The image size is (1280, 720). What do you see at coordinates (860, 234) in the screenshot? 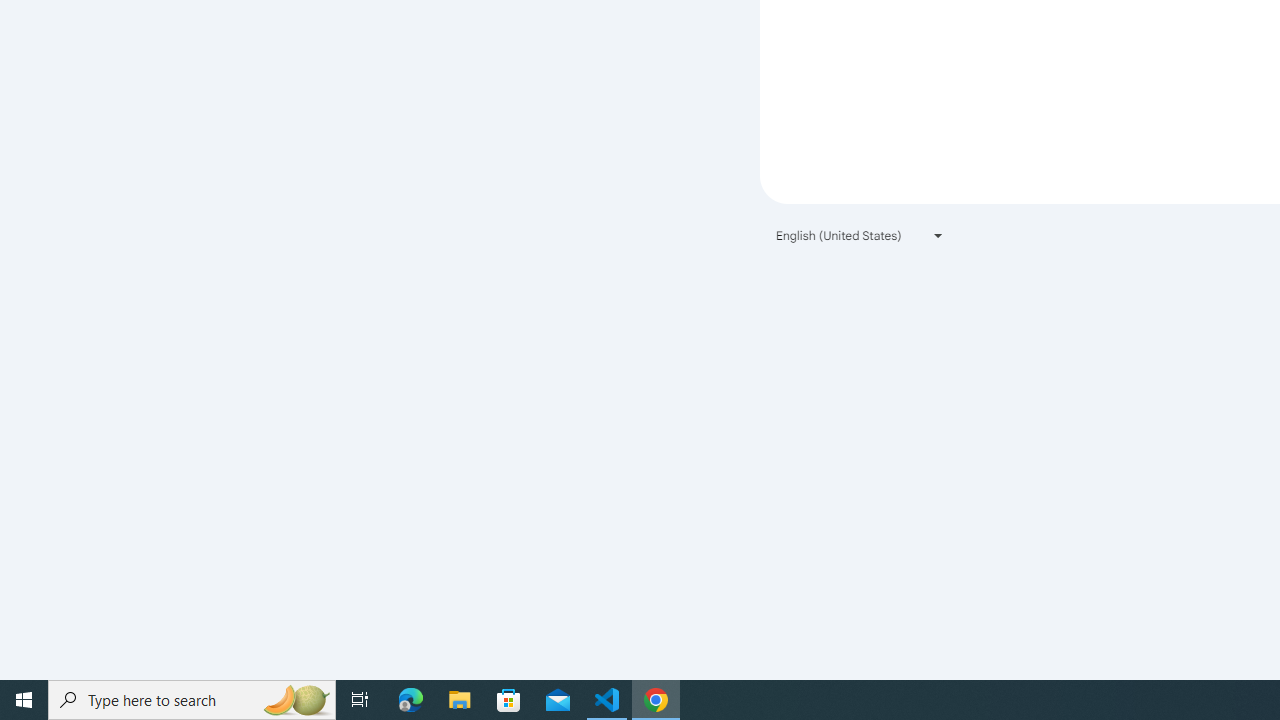
I see `'English (United States)'` at bounding box center [860, 234].